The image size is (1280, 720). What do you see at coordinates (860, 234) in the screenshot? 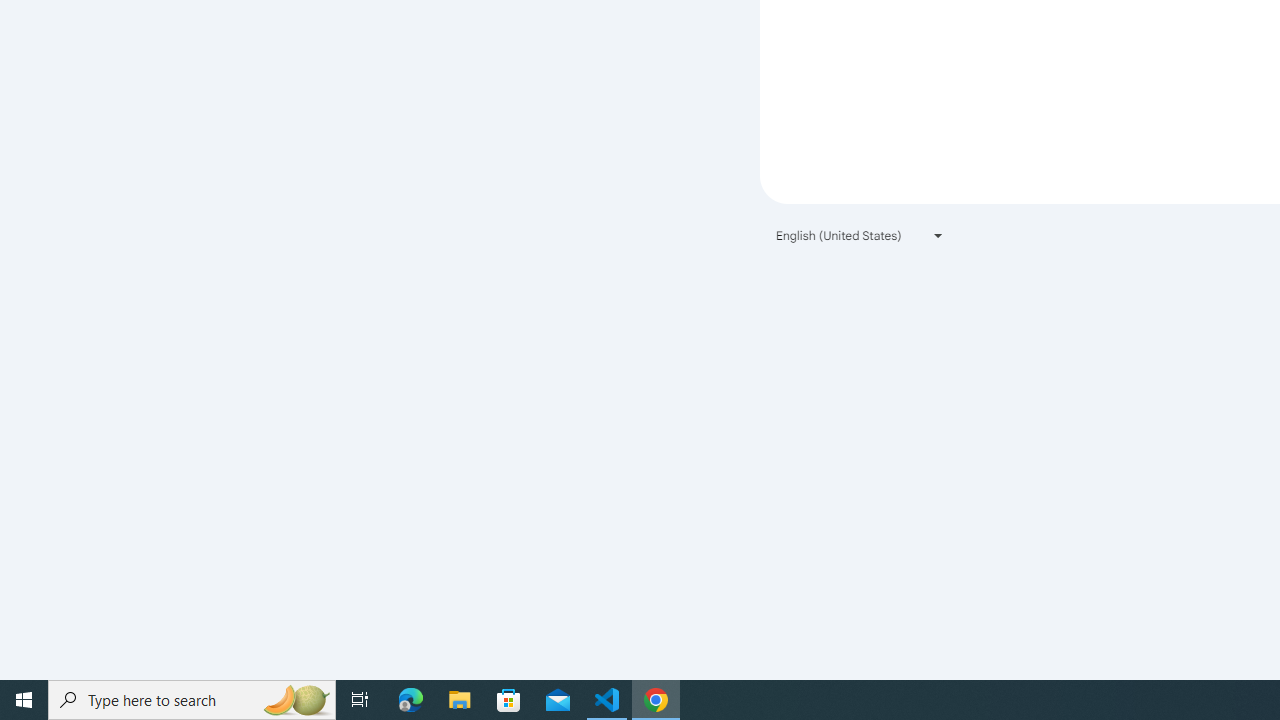
I see `'English (United States)'` at bounding box center [860, 234].